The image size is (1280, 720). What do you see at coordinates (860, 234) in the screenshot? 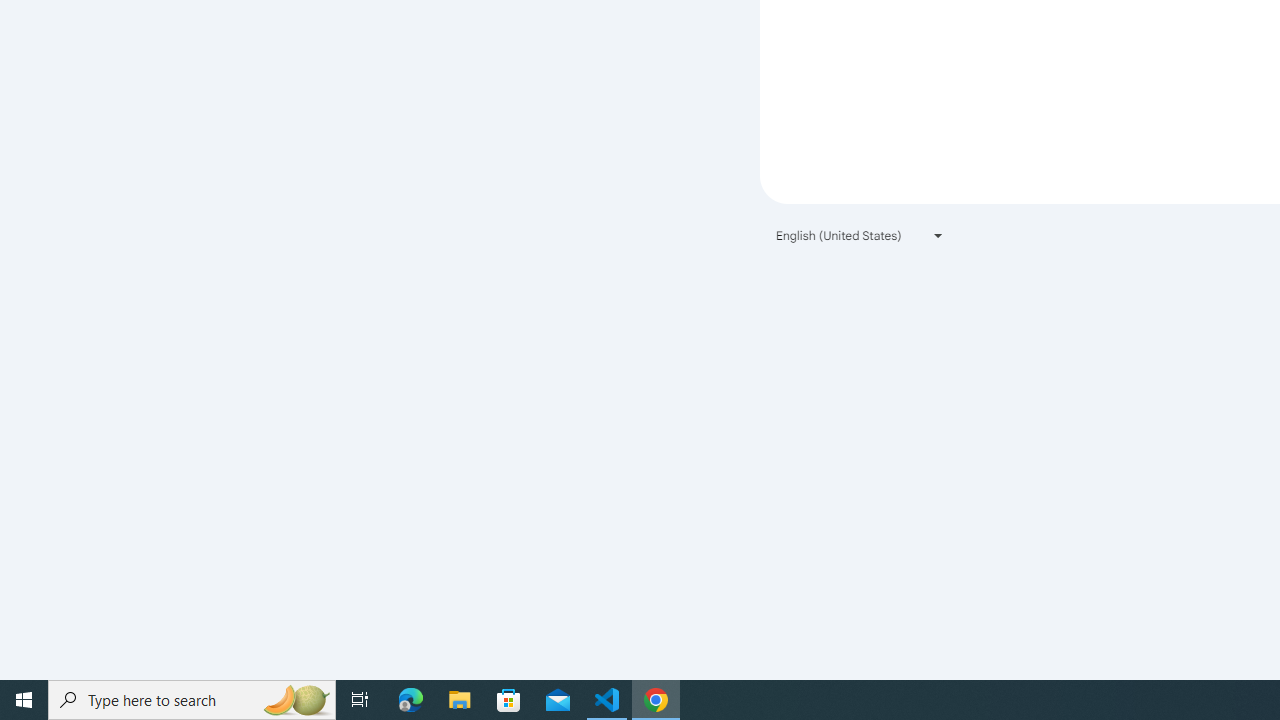
I see `'English (United States)'` at bounding box center [860, 234].